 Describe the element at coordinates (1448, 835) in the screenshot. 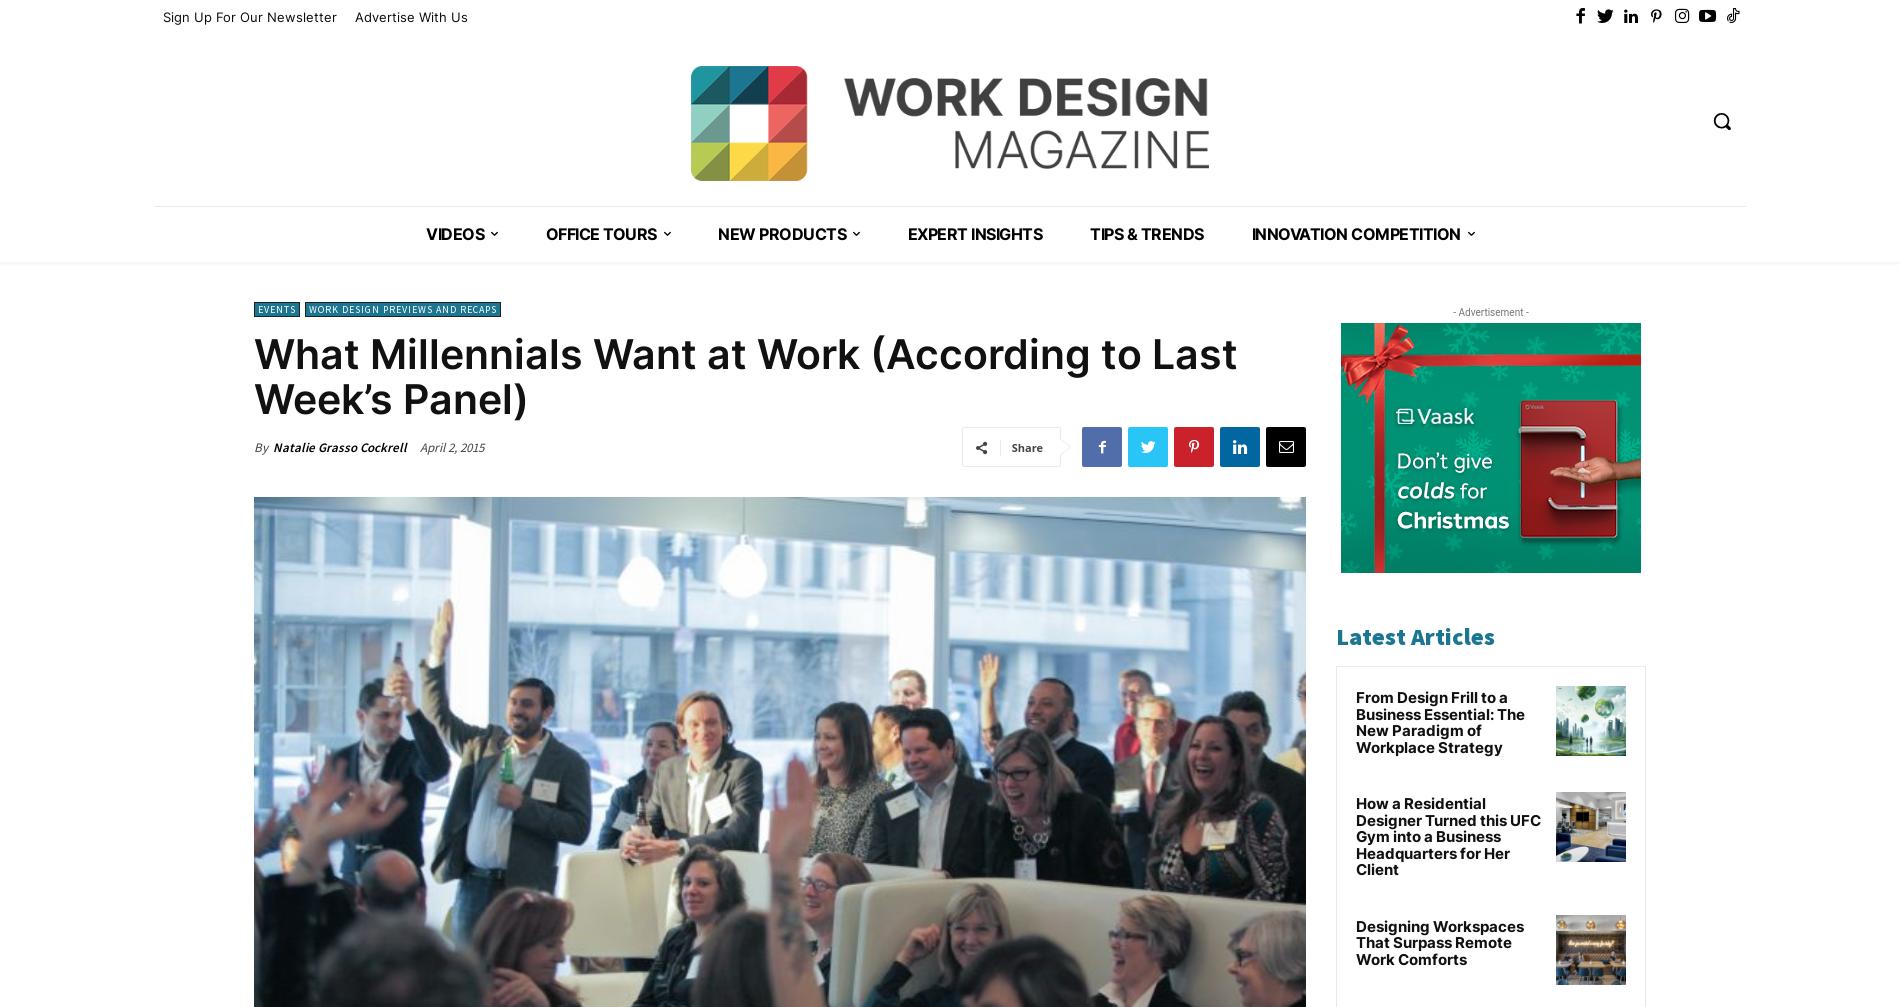

I see `'How a Residential Designer Turned this UFC Gym into a Business Headquarters for Her Client'` at that location.